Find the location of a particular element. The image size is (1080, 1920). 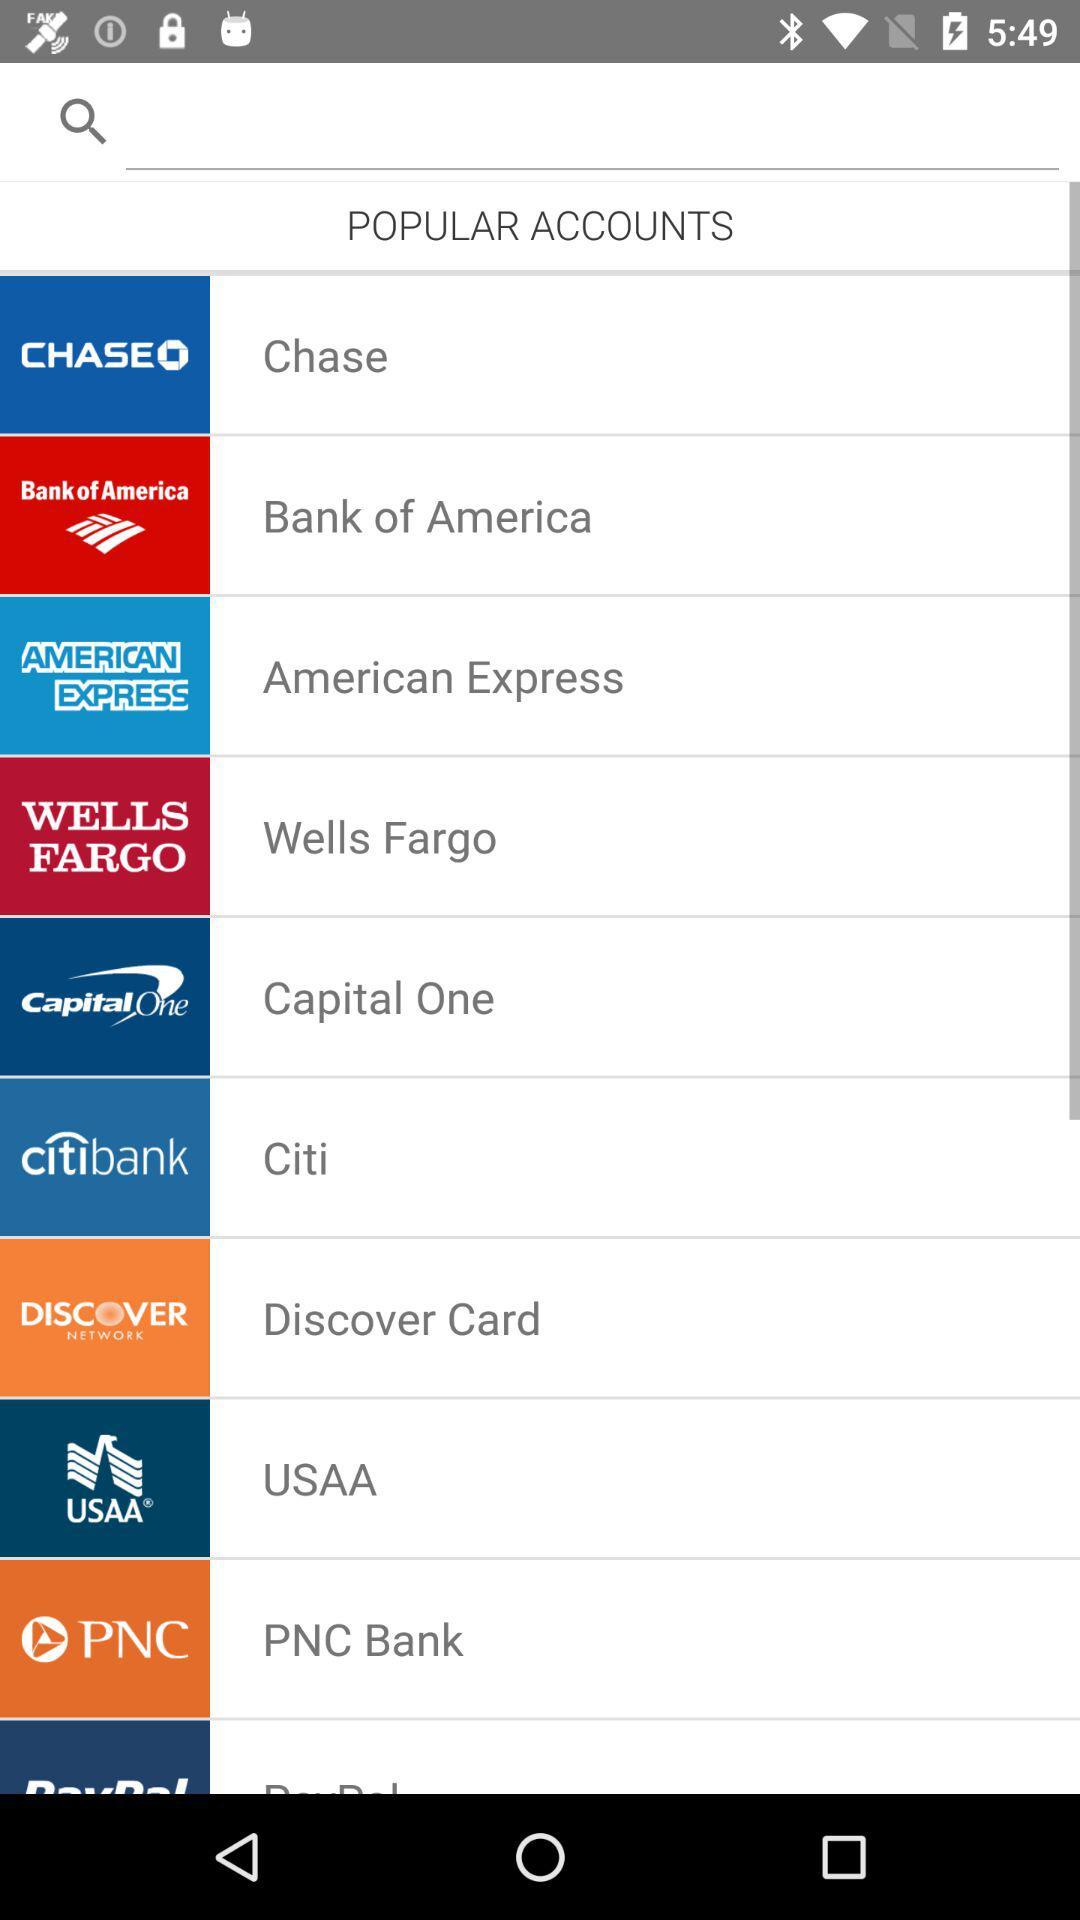

app below wells fargo icon is located at coordinates (378, 996).